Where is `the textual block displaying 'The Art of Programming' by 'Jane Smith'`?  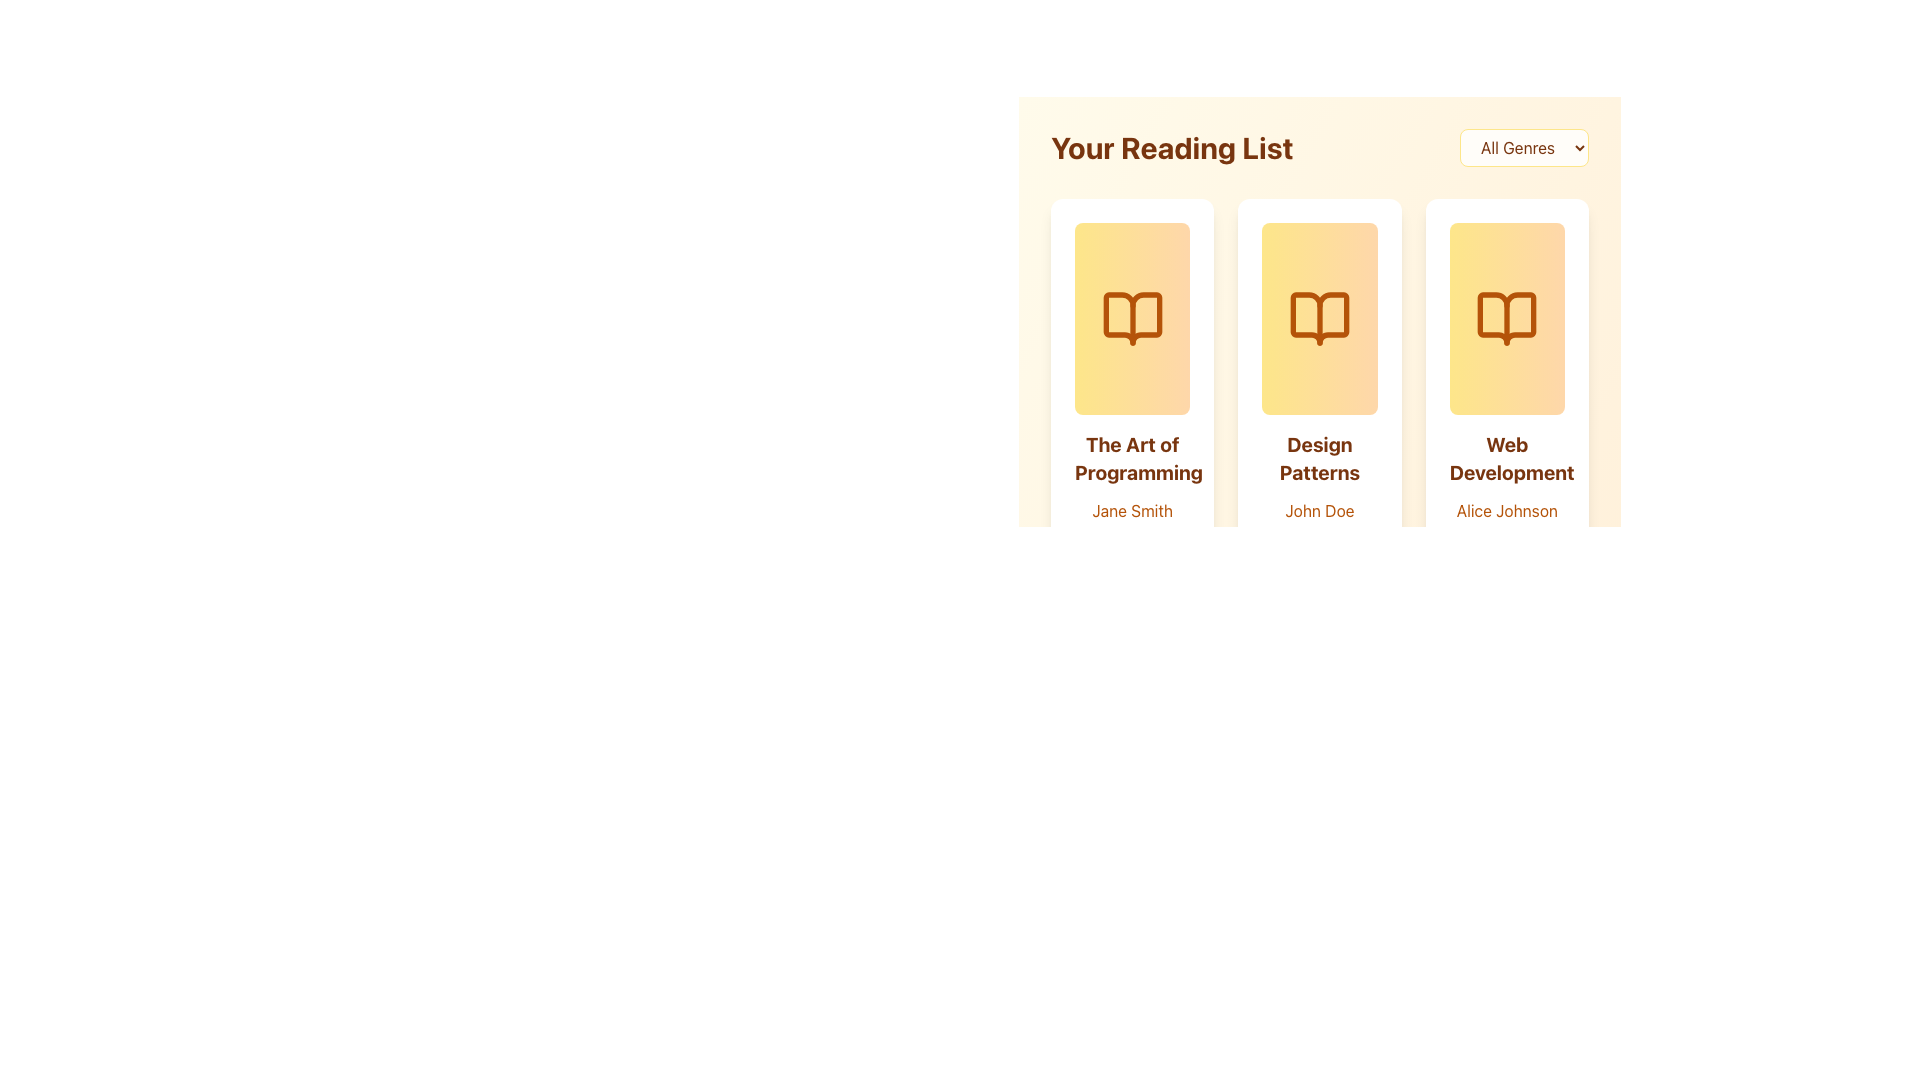 the textual block displaying 'The Art of Programming' by 'Jane Smith' is located at coordinates (1132, 518).